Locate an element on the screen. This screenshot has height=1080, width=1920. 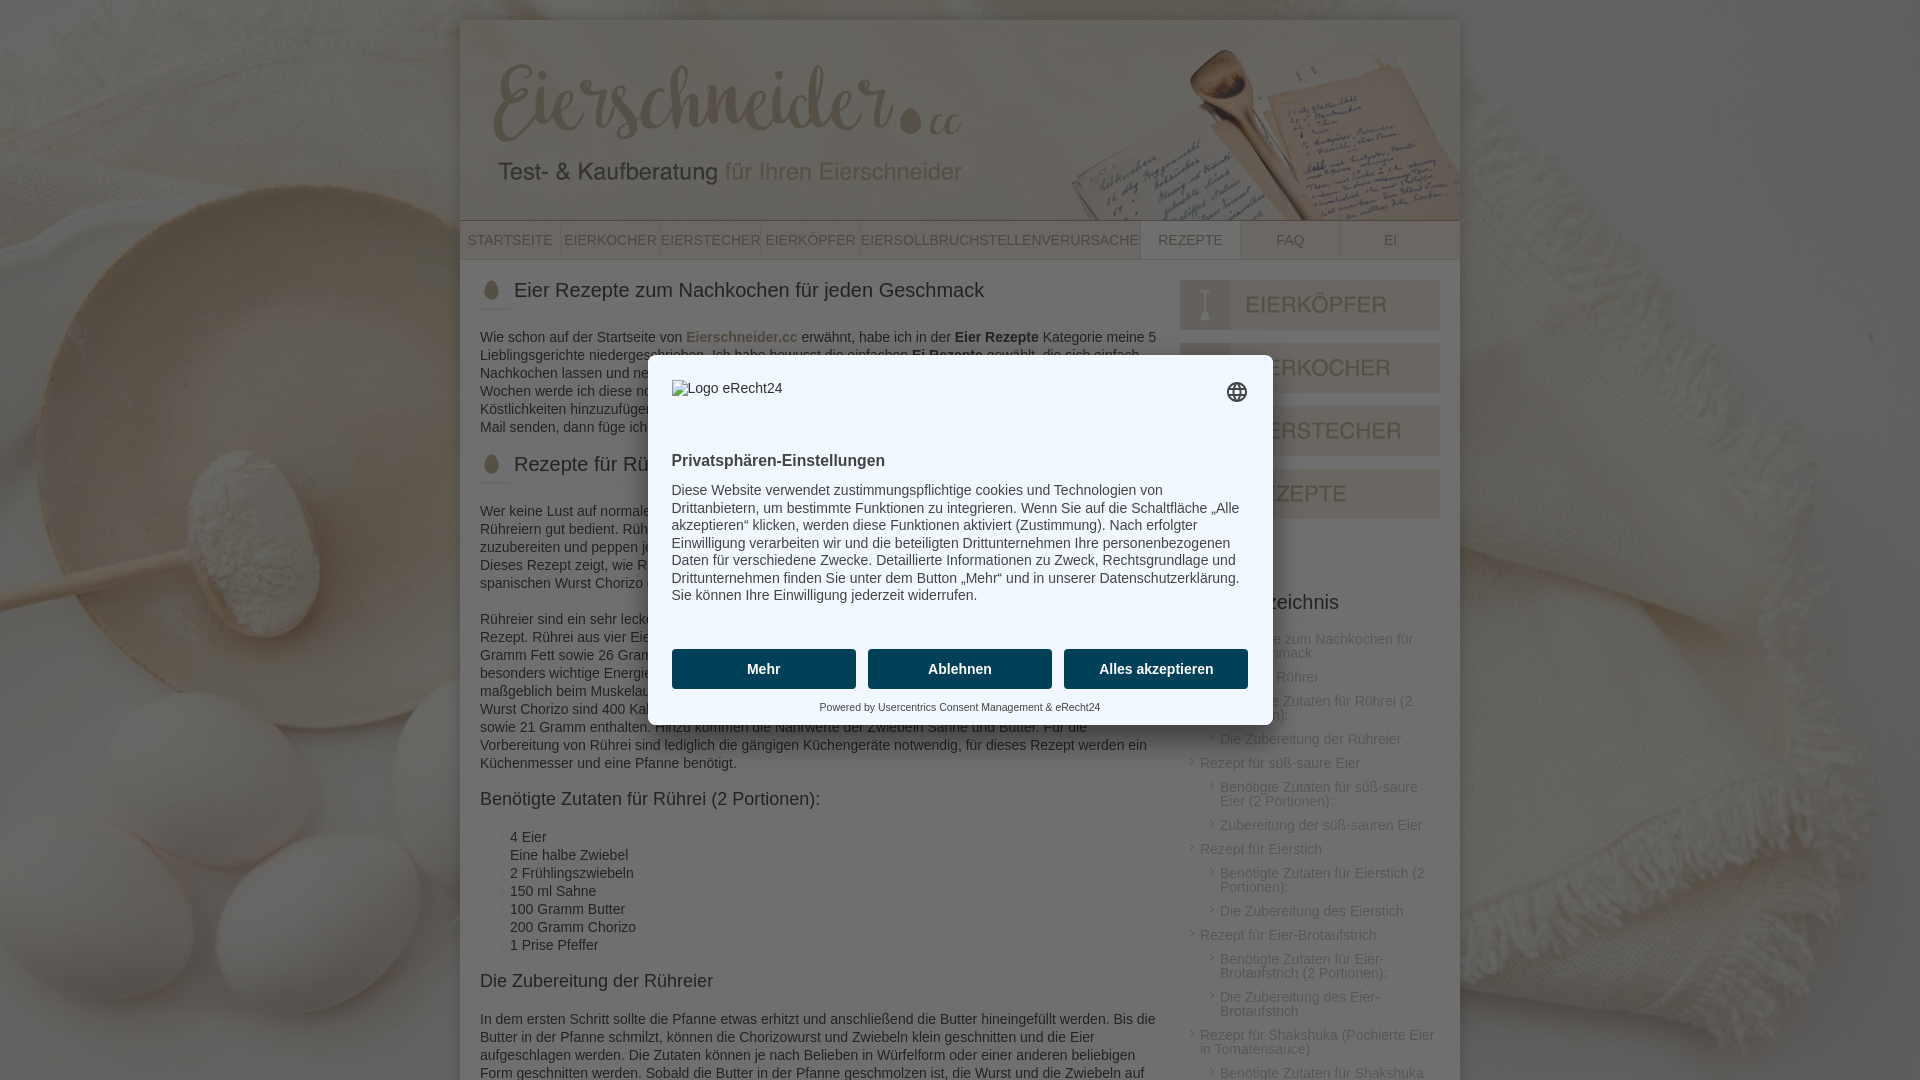
'Eierkocher' is located at coordinates (1180, 373).